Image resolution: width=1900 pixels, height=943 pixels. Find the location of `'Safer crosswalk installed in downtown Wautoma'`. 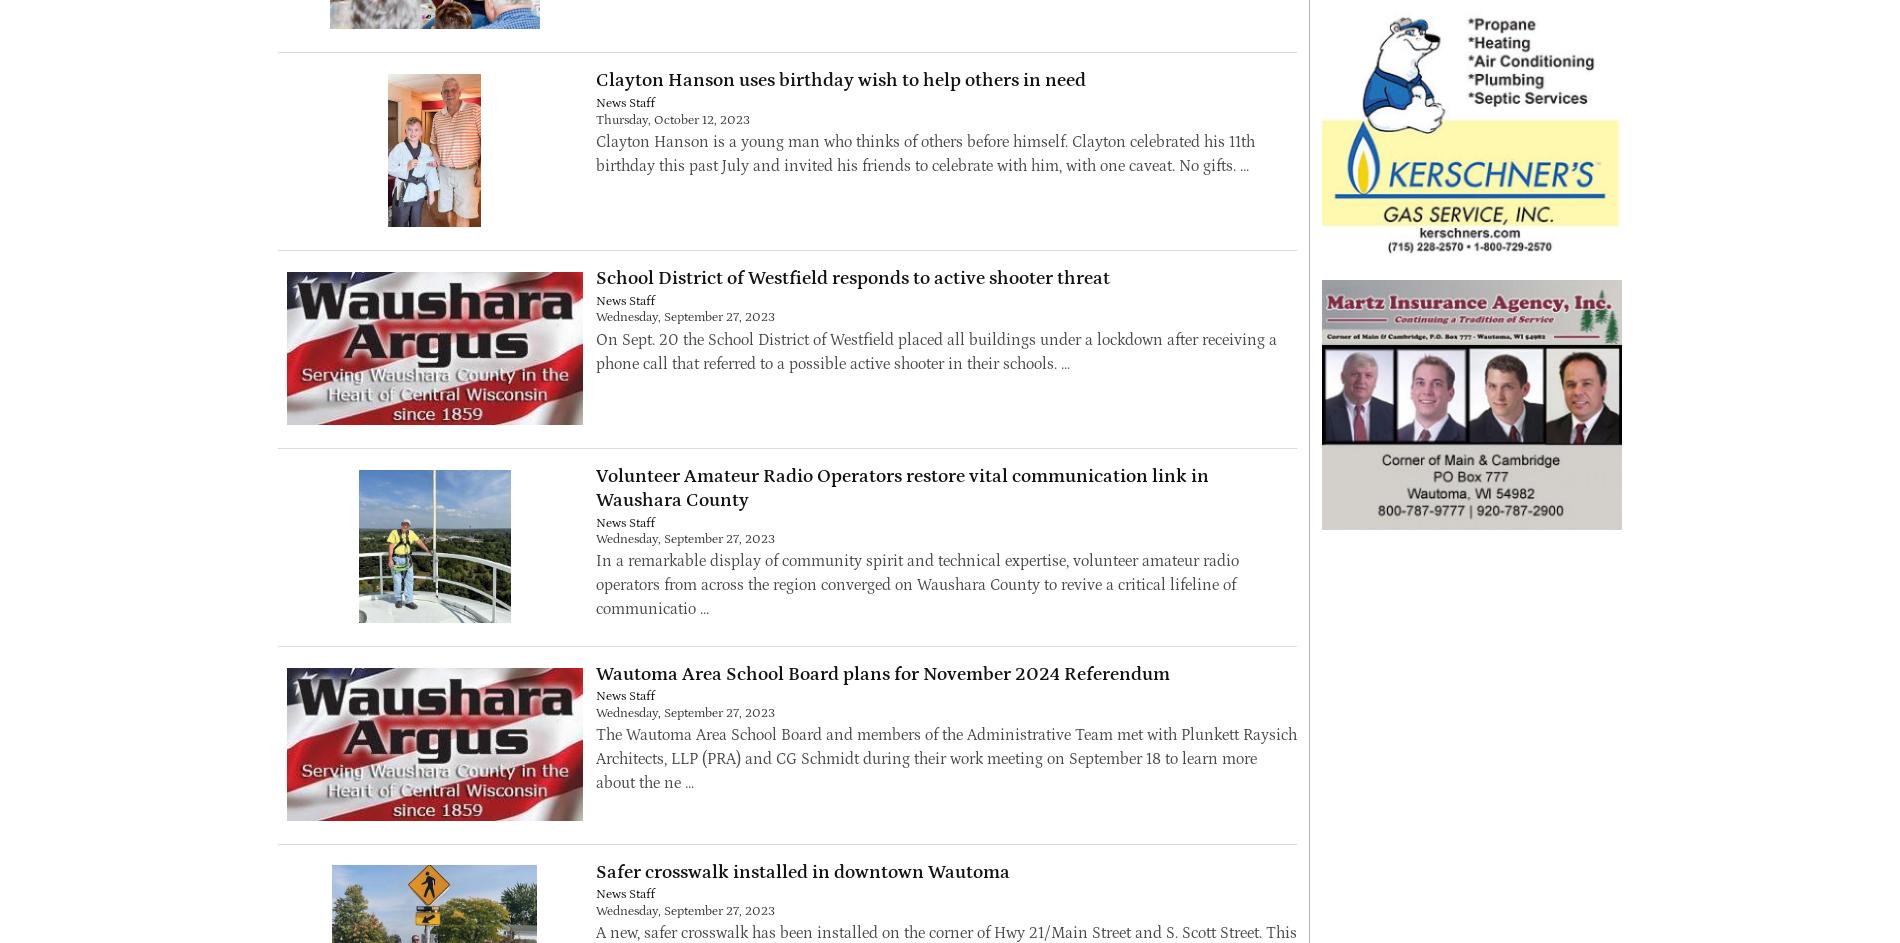

'Safer crosswalk installed in downtown Wautoma' is located at coordinates (800, 871).